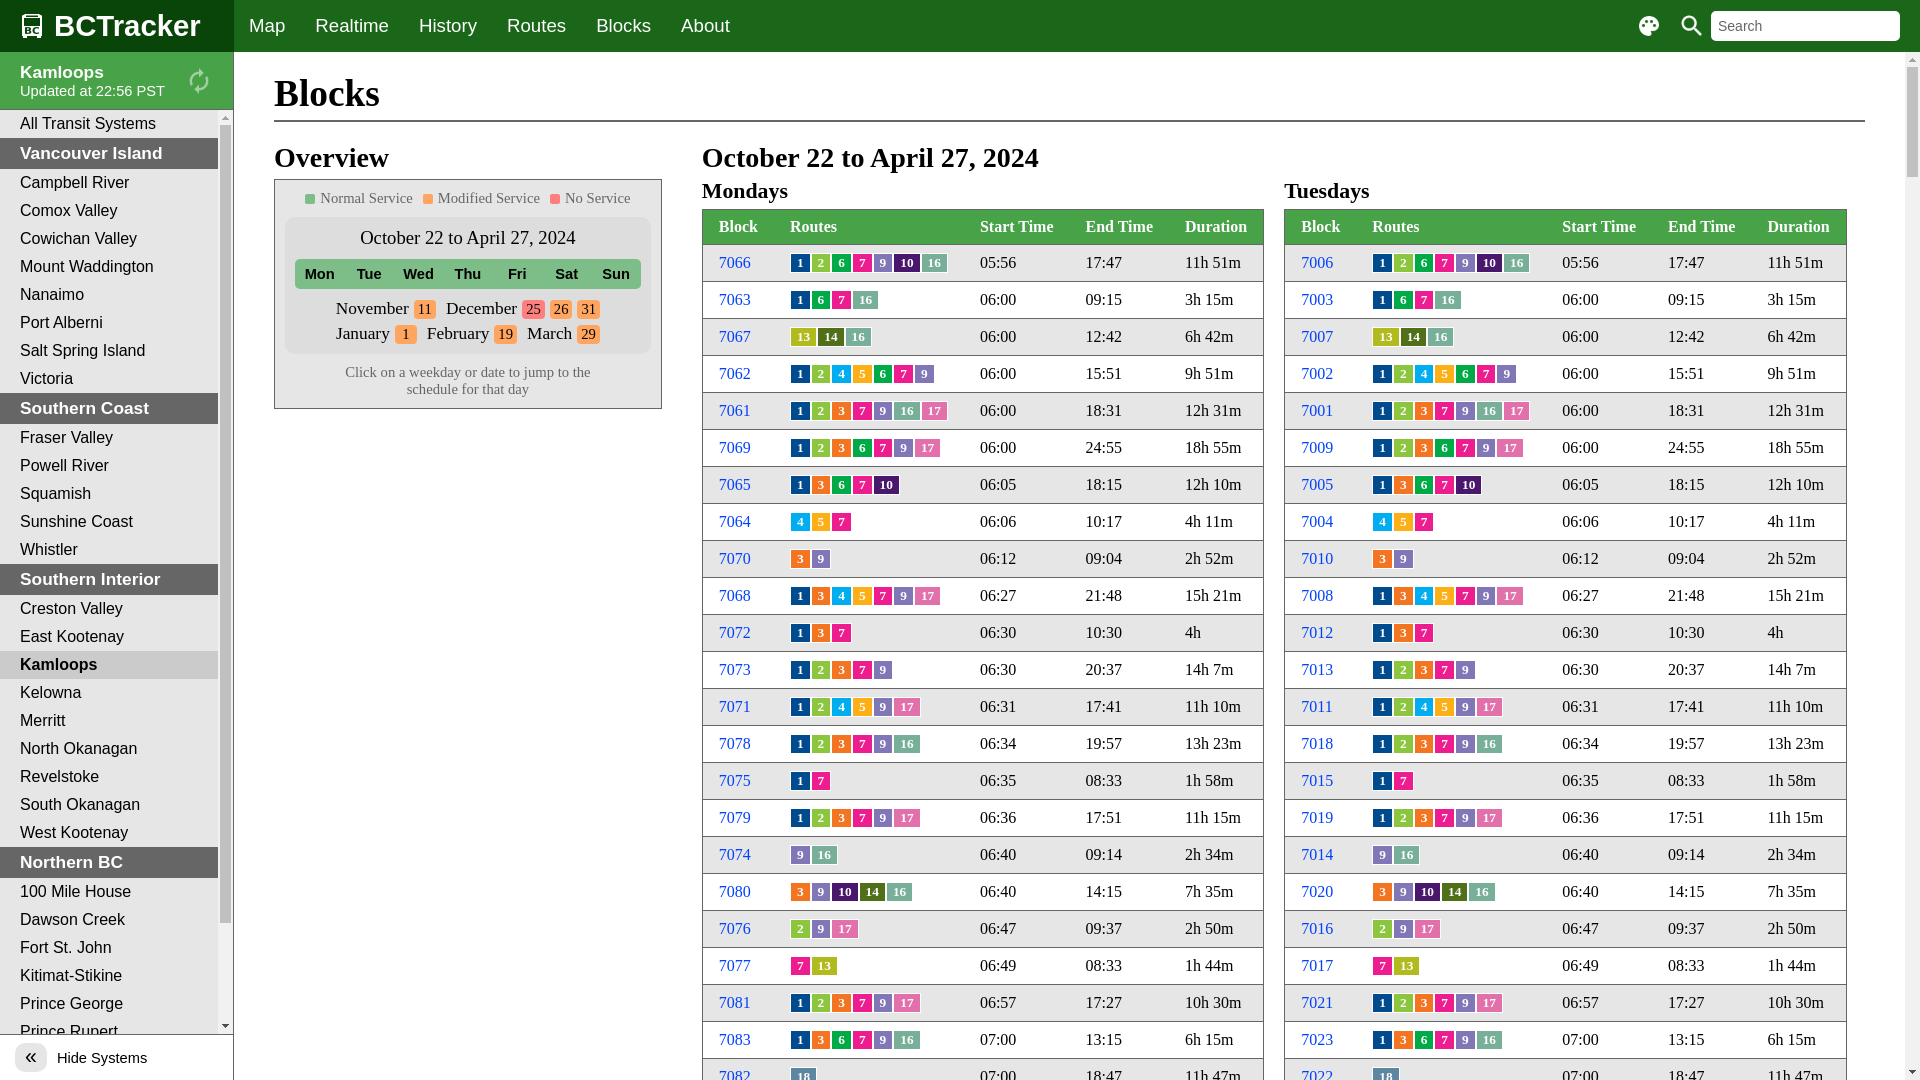  What do you see at coordinates (522, 309) in the screenshot?
I see `'25'` at bounding box center [522, 309].